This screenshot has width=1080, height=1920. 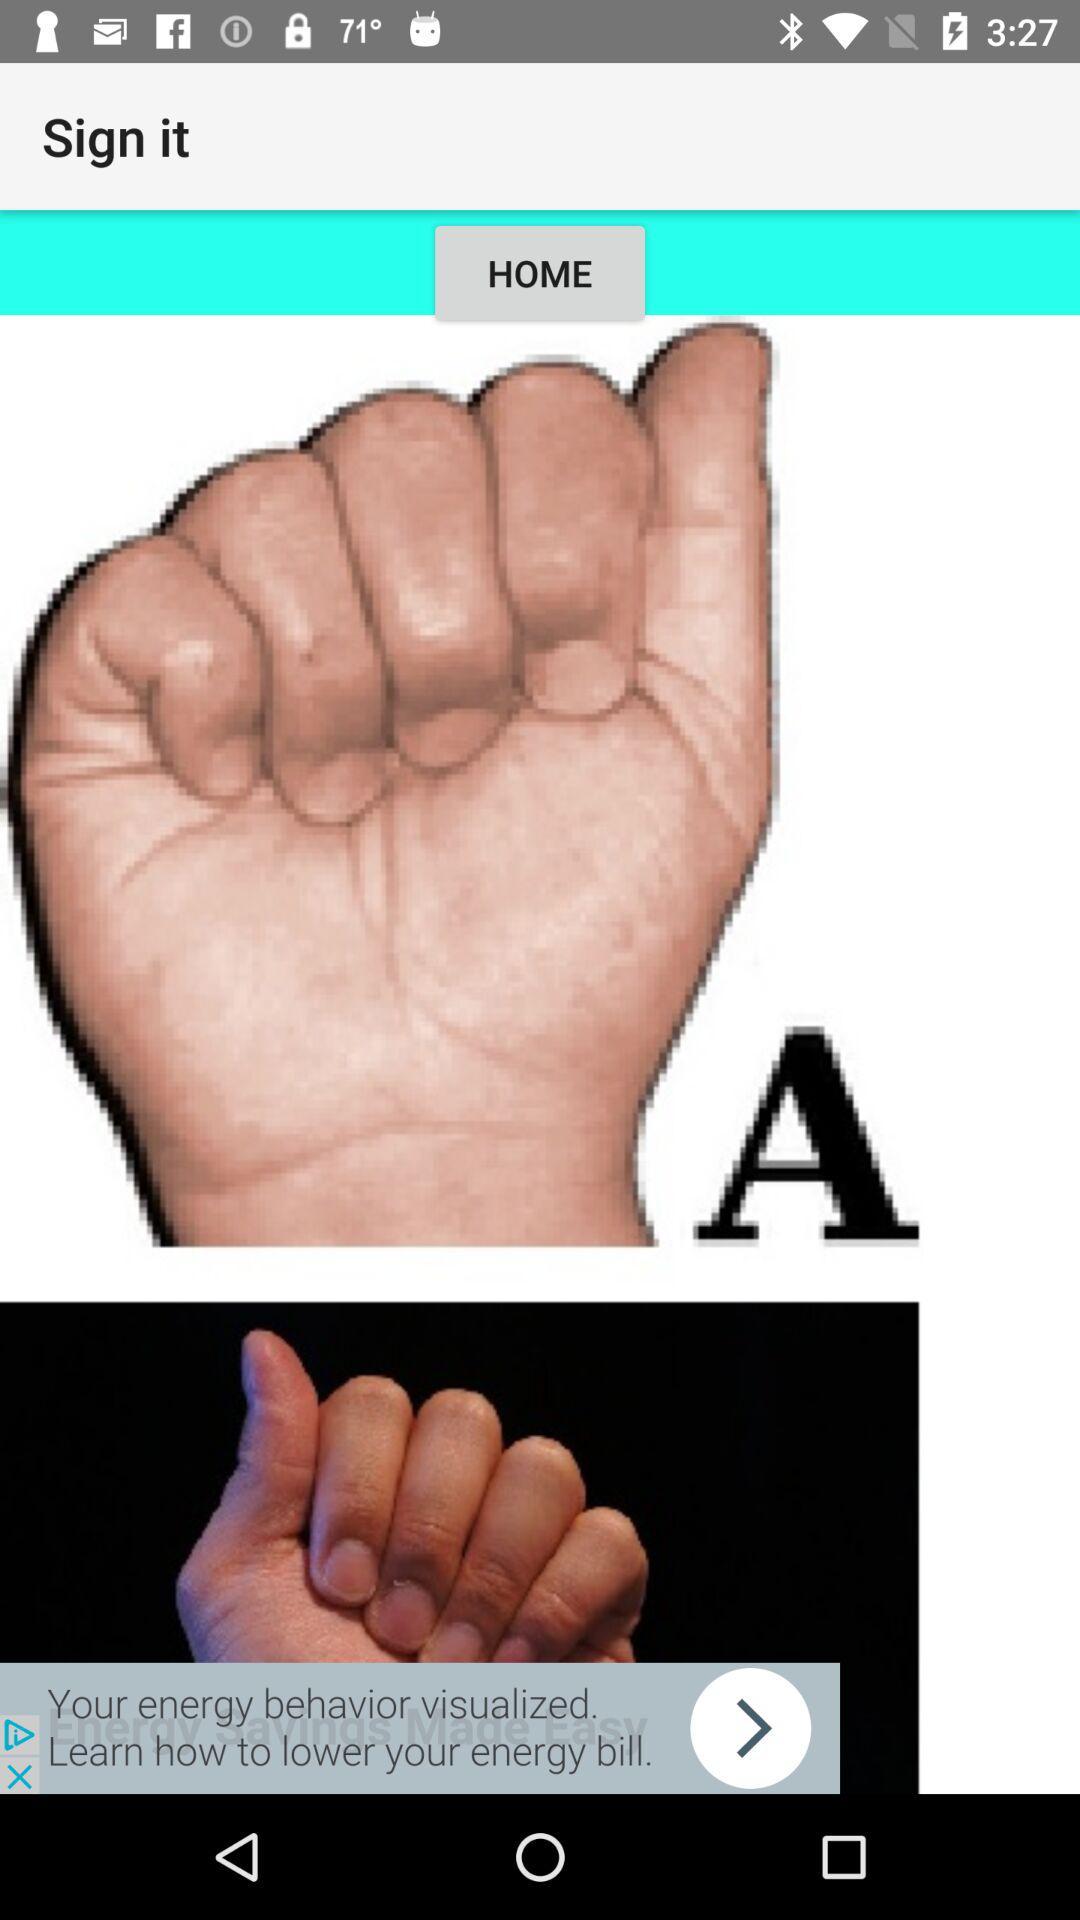 I want to click on advertisement, so click(x=419, y=1727).